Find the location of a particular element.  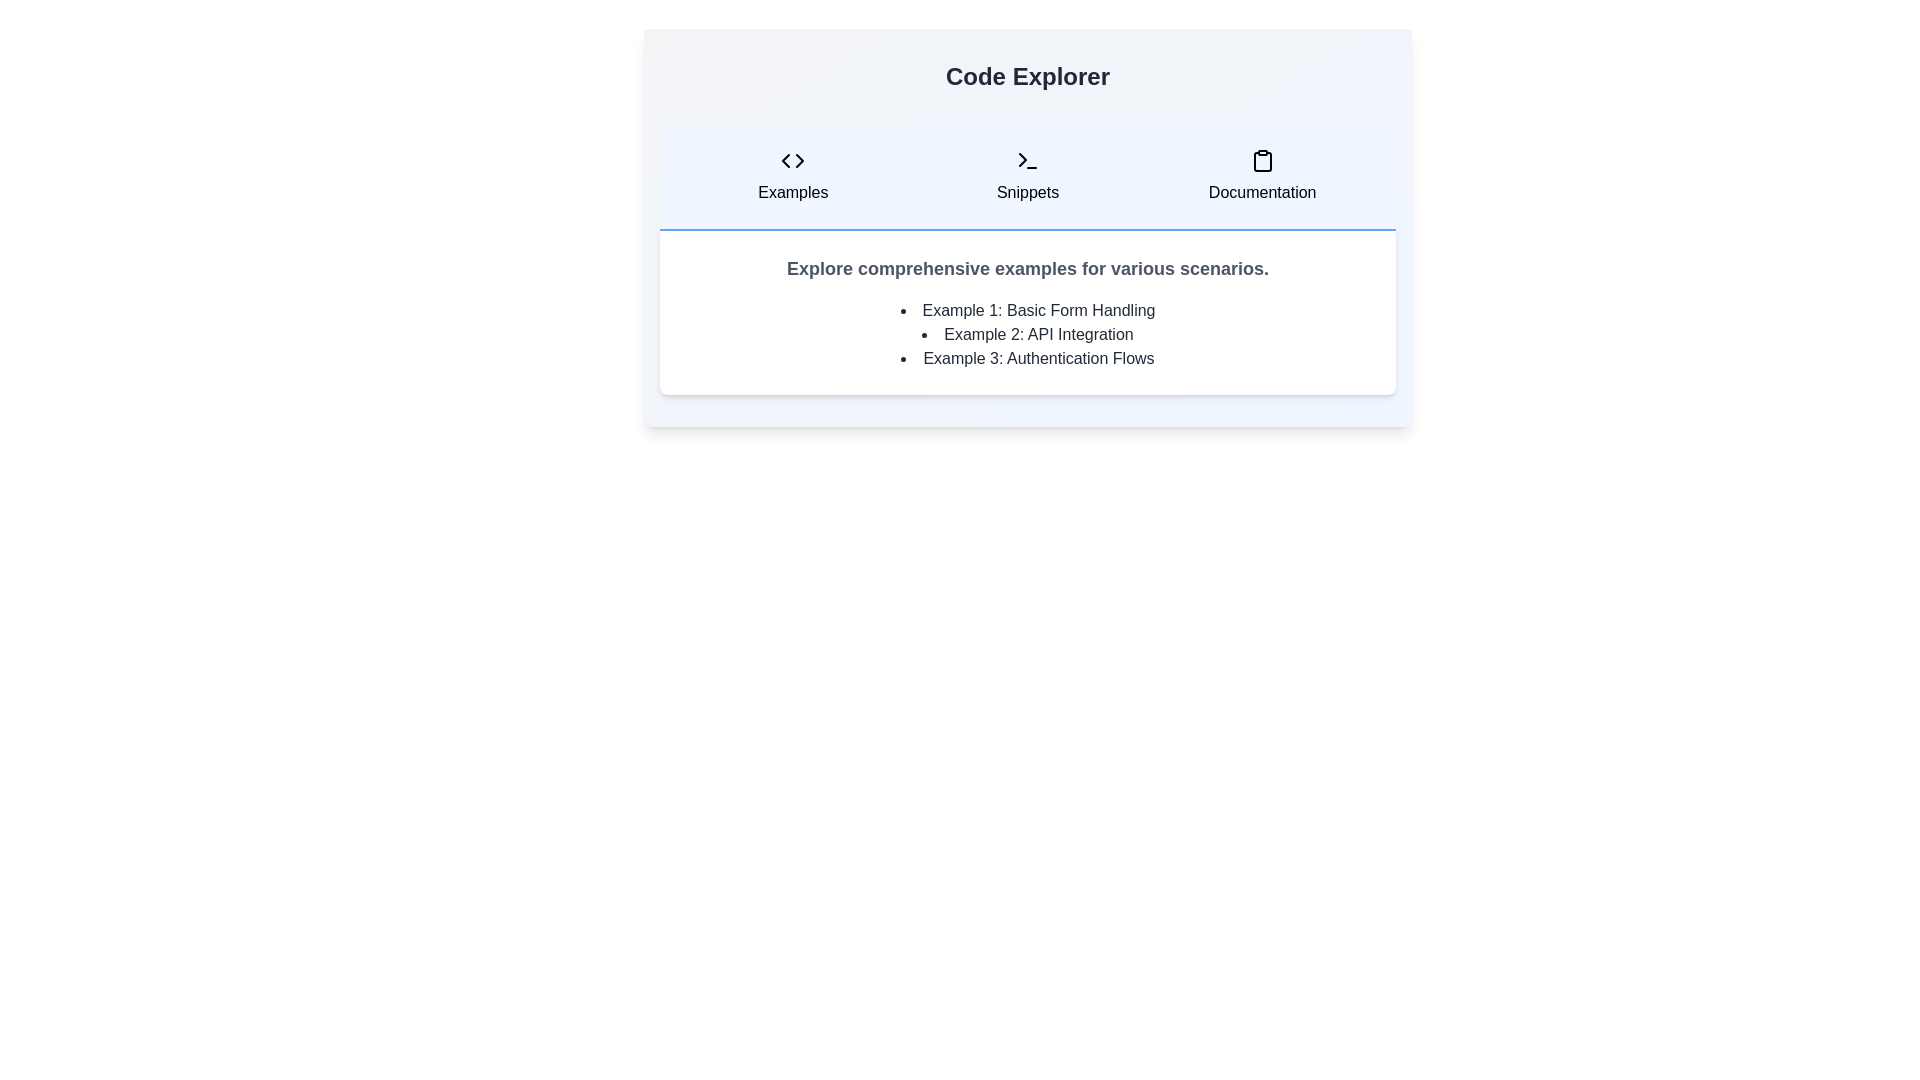

the SVG Icon representing the 'Snippets' tab, which visually indicates the functionality related to code snippets is located at coordinates (1027, 160).